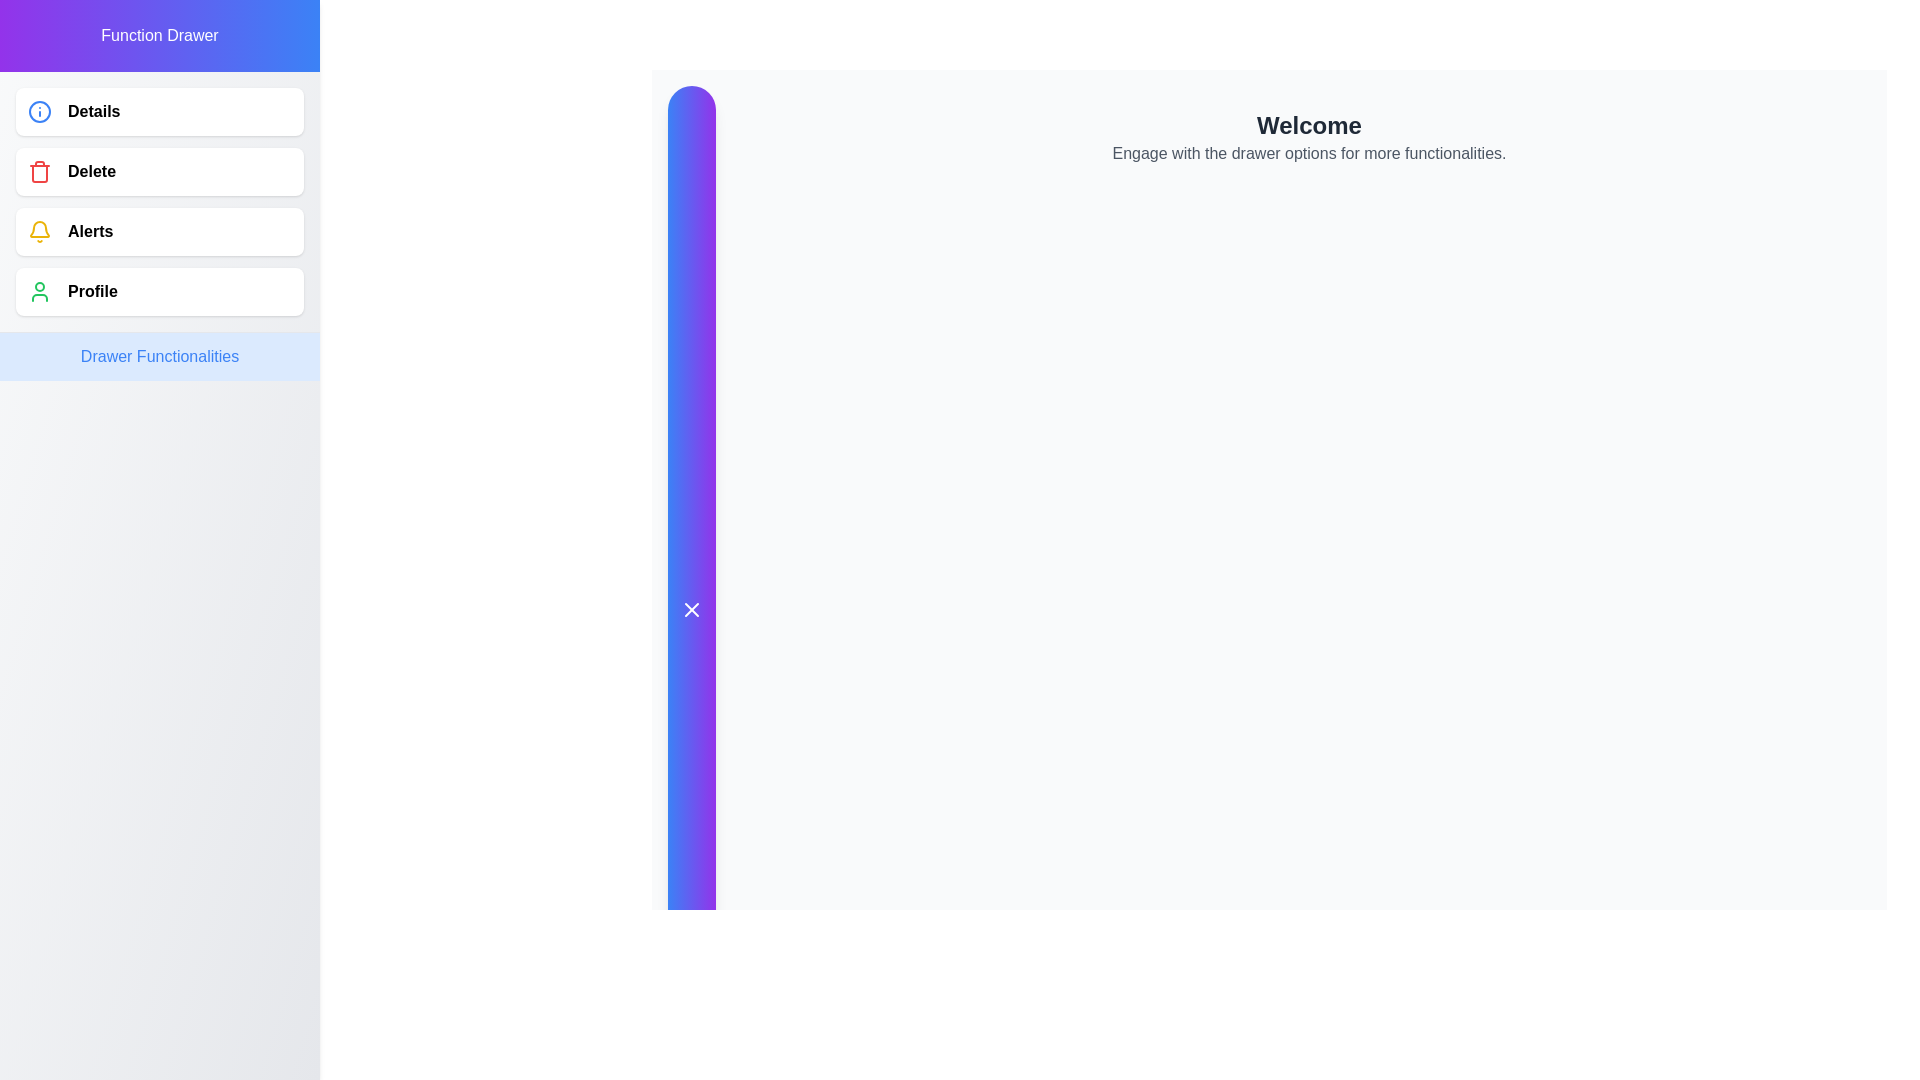 This screenshot has height=1080, width=1920. I want to click on the text label for accessing or managing alerts or notifications, which is the third item in a vertical list in the left-aligned drawer menu, so click(89, 230).